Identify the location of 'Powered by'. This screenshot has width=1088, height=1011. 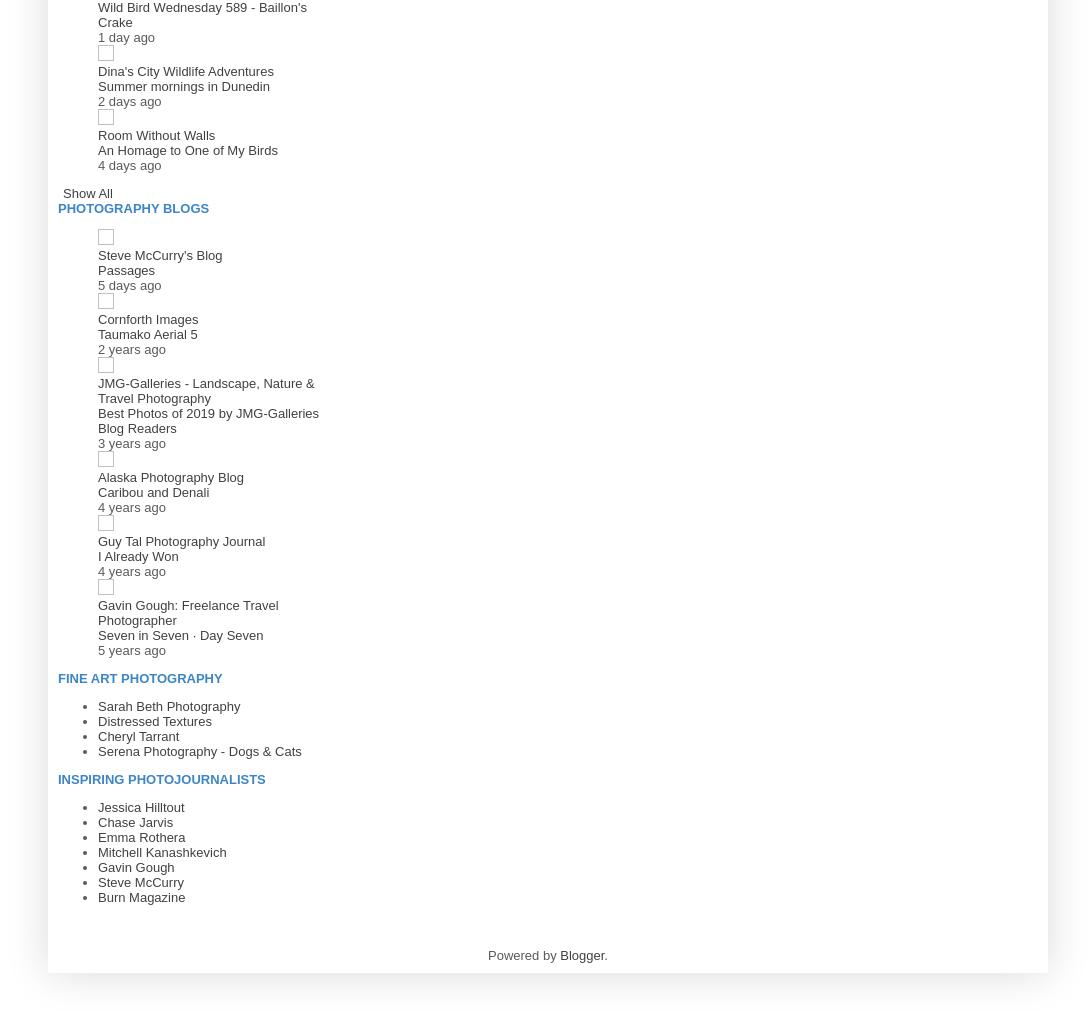
(522, 954).